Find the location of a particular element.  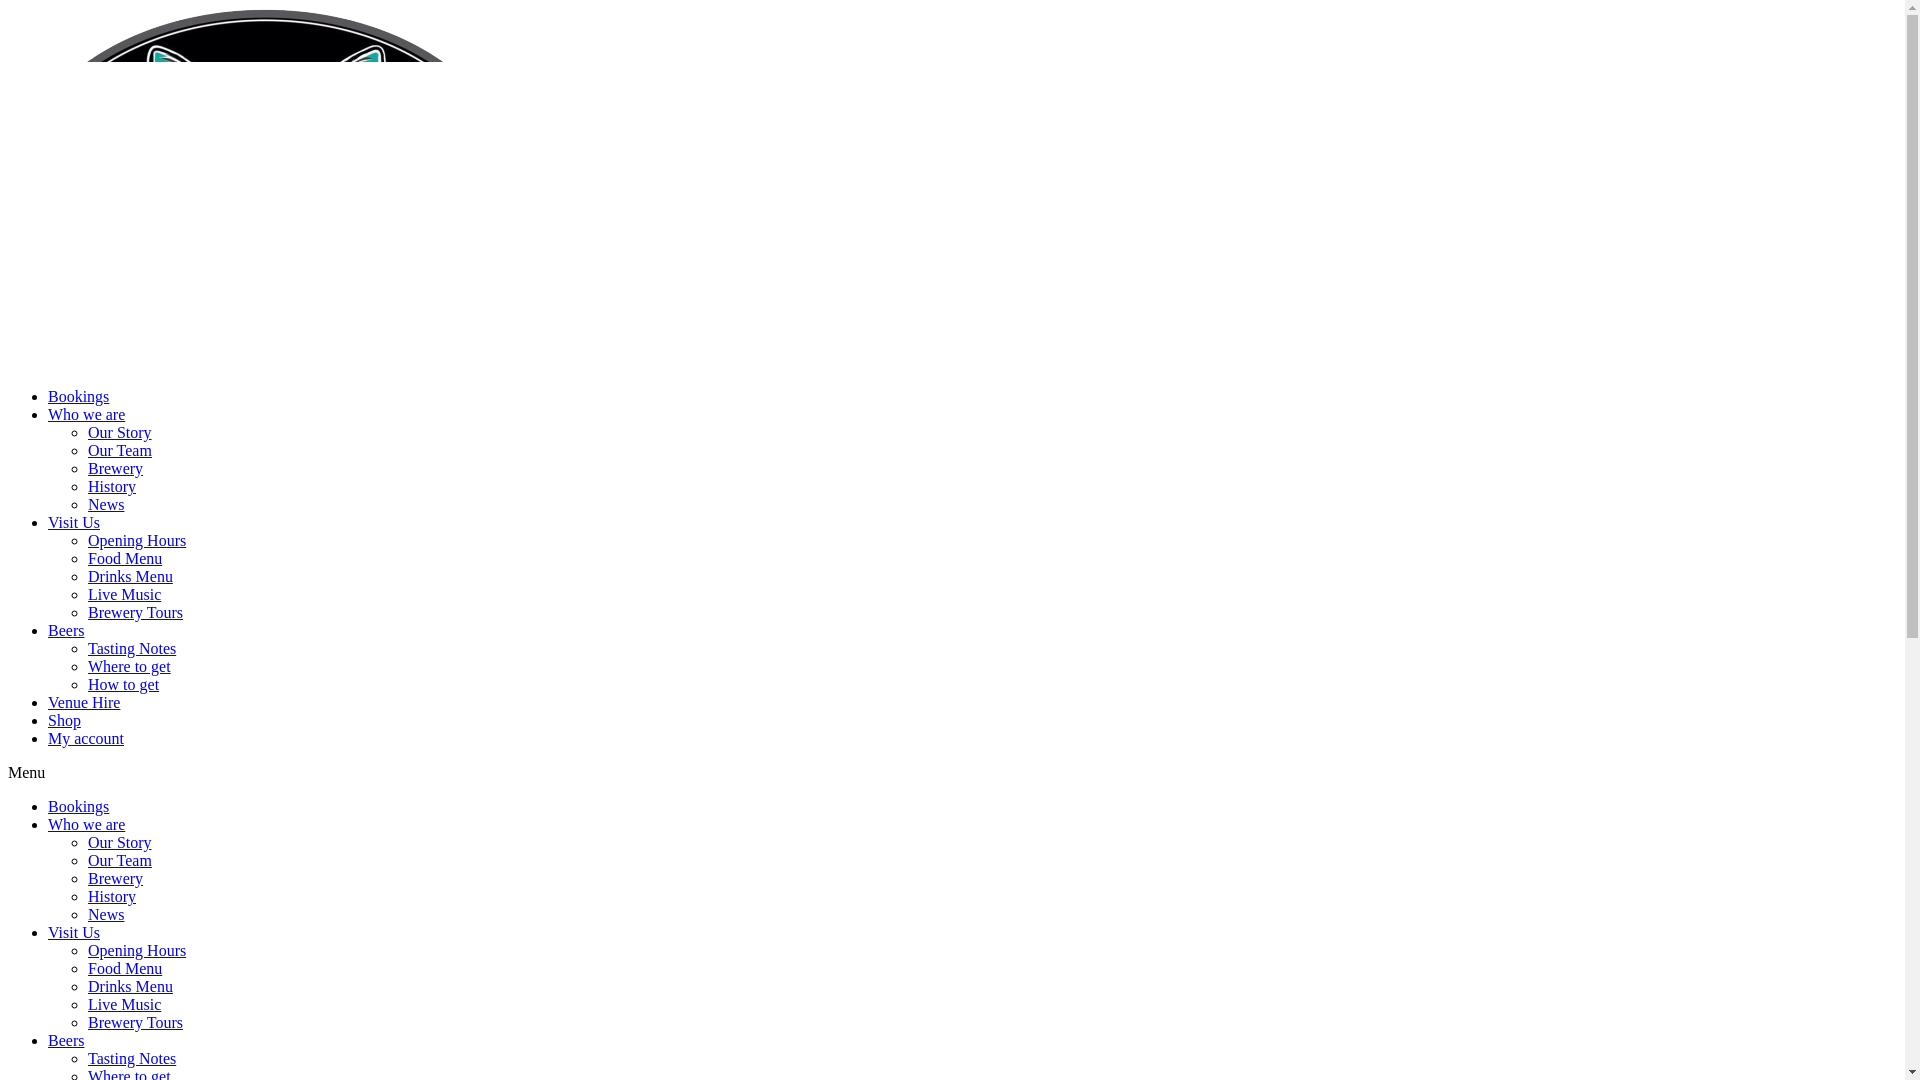

'Food Menu' is located at coordinates (123, 967).